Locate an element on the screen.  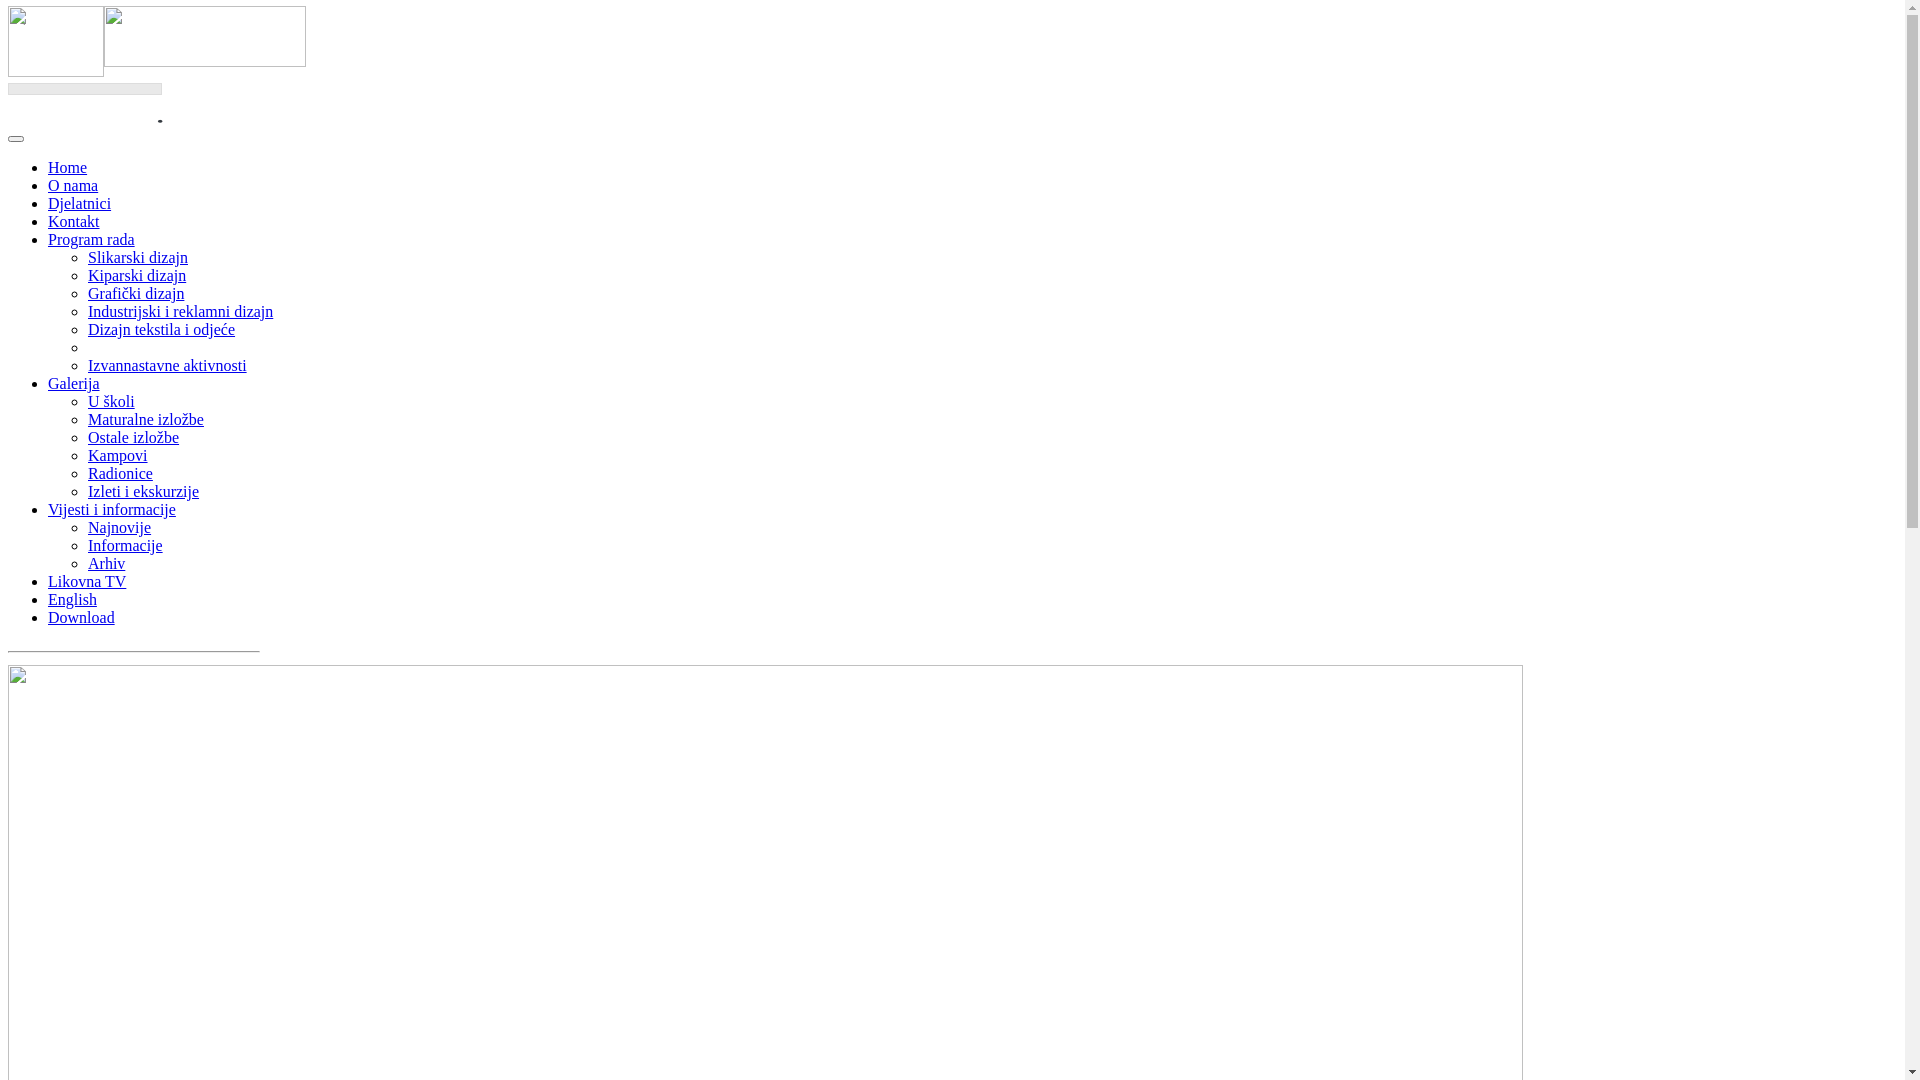
'Galerija' is located at coordinates (73, 383).